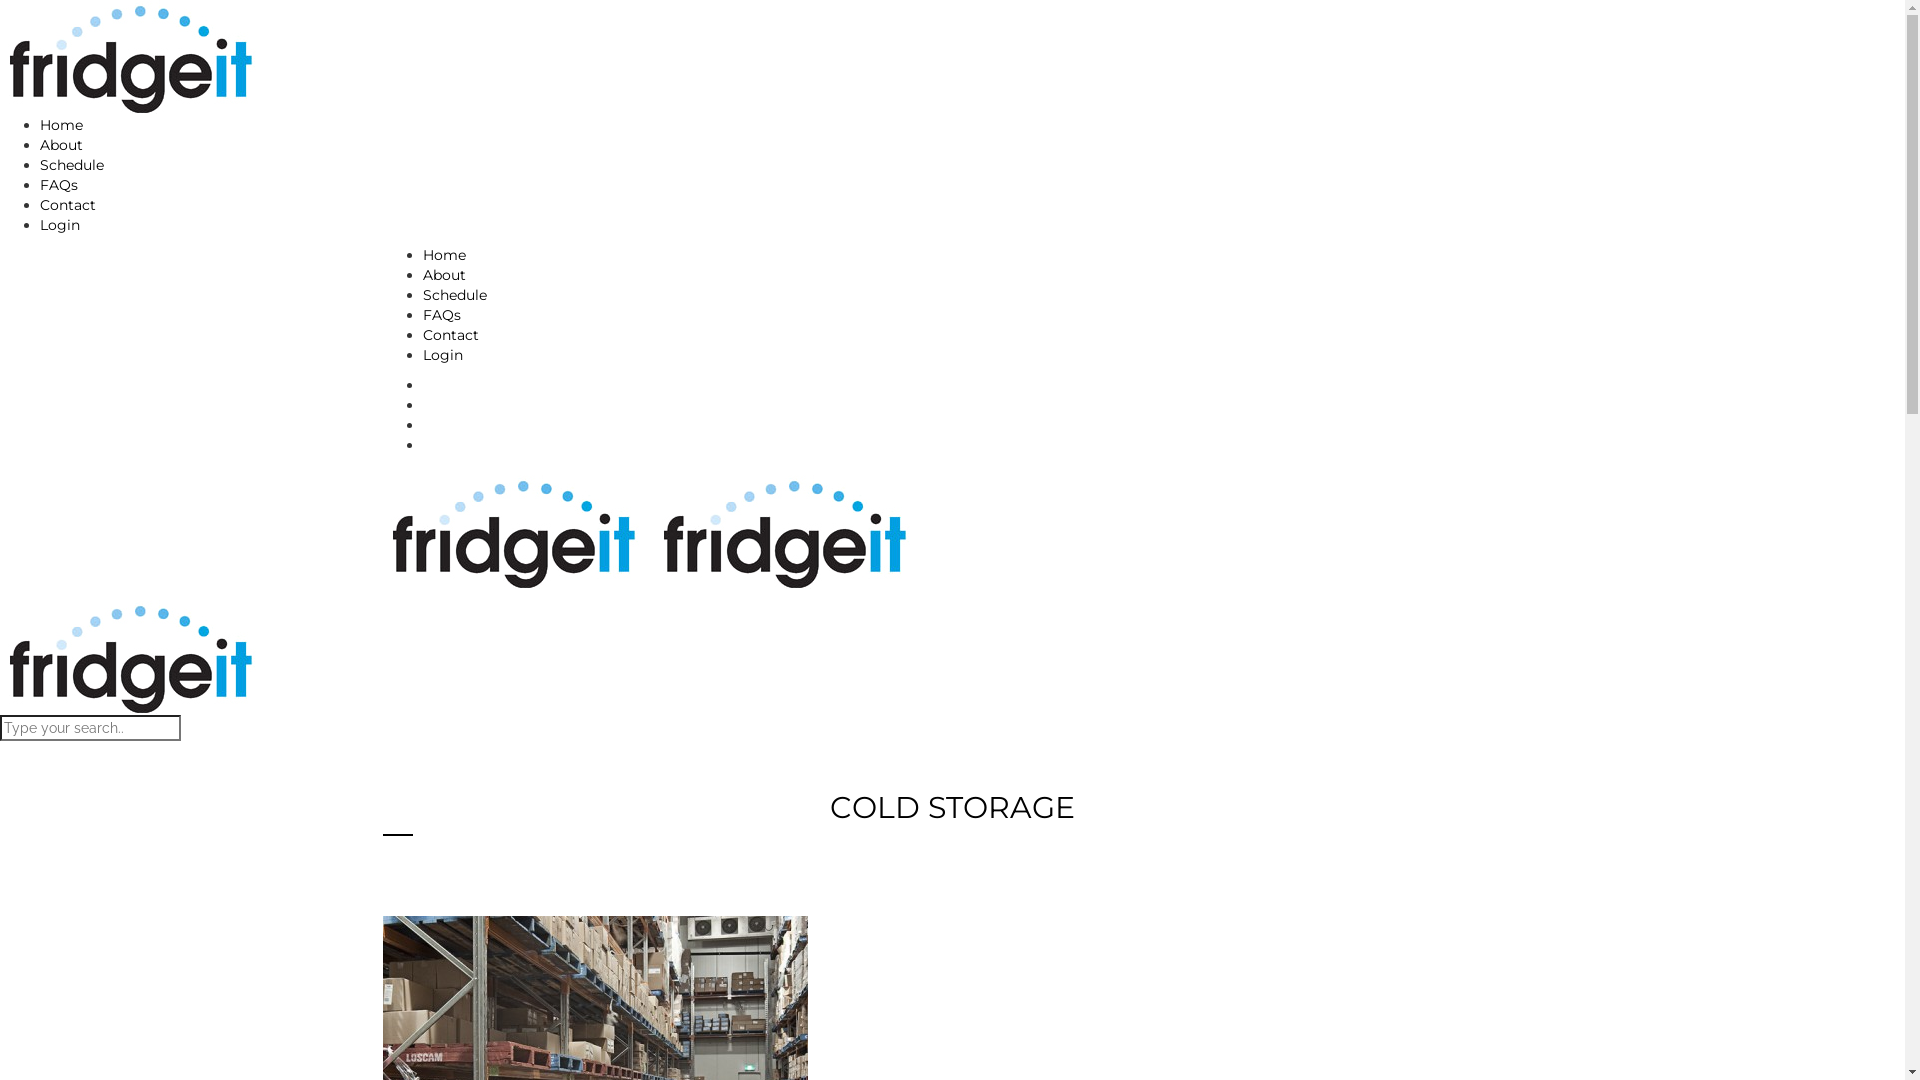 Image resolution: width=1920 pixels, height=1080 pixels. What do you see at coordinates (58, 185) in the screenshot?
I see `'FAQs'` at bounding box center [58, 185].